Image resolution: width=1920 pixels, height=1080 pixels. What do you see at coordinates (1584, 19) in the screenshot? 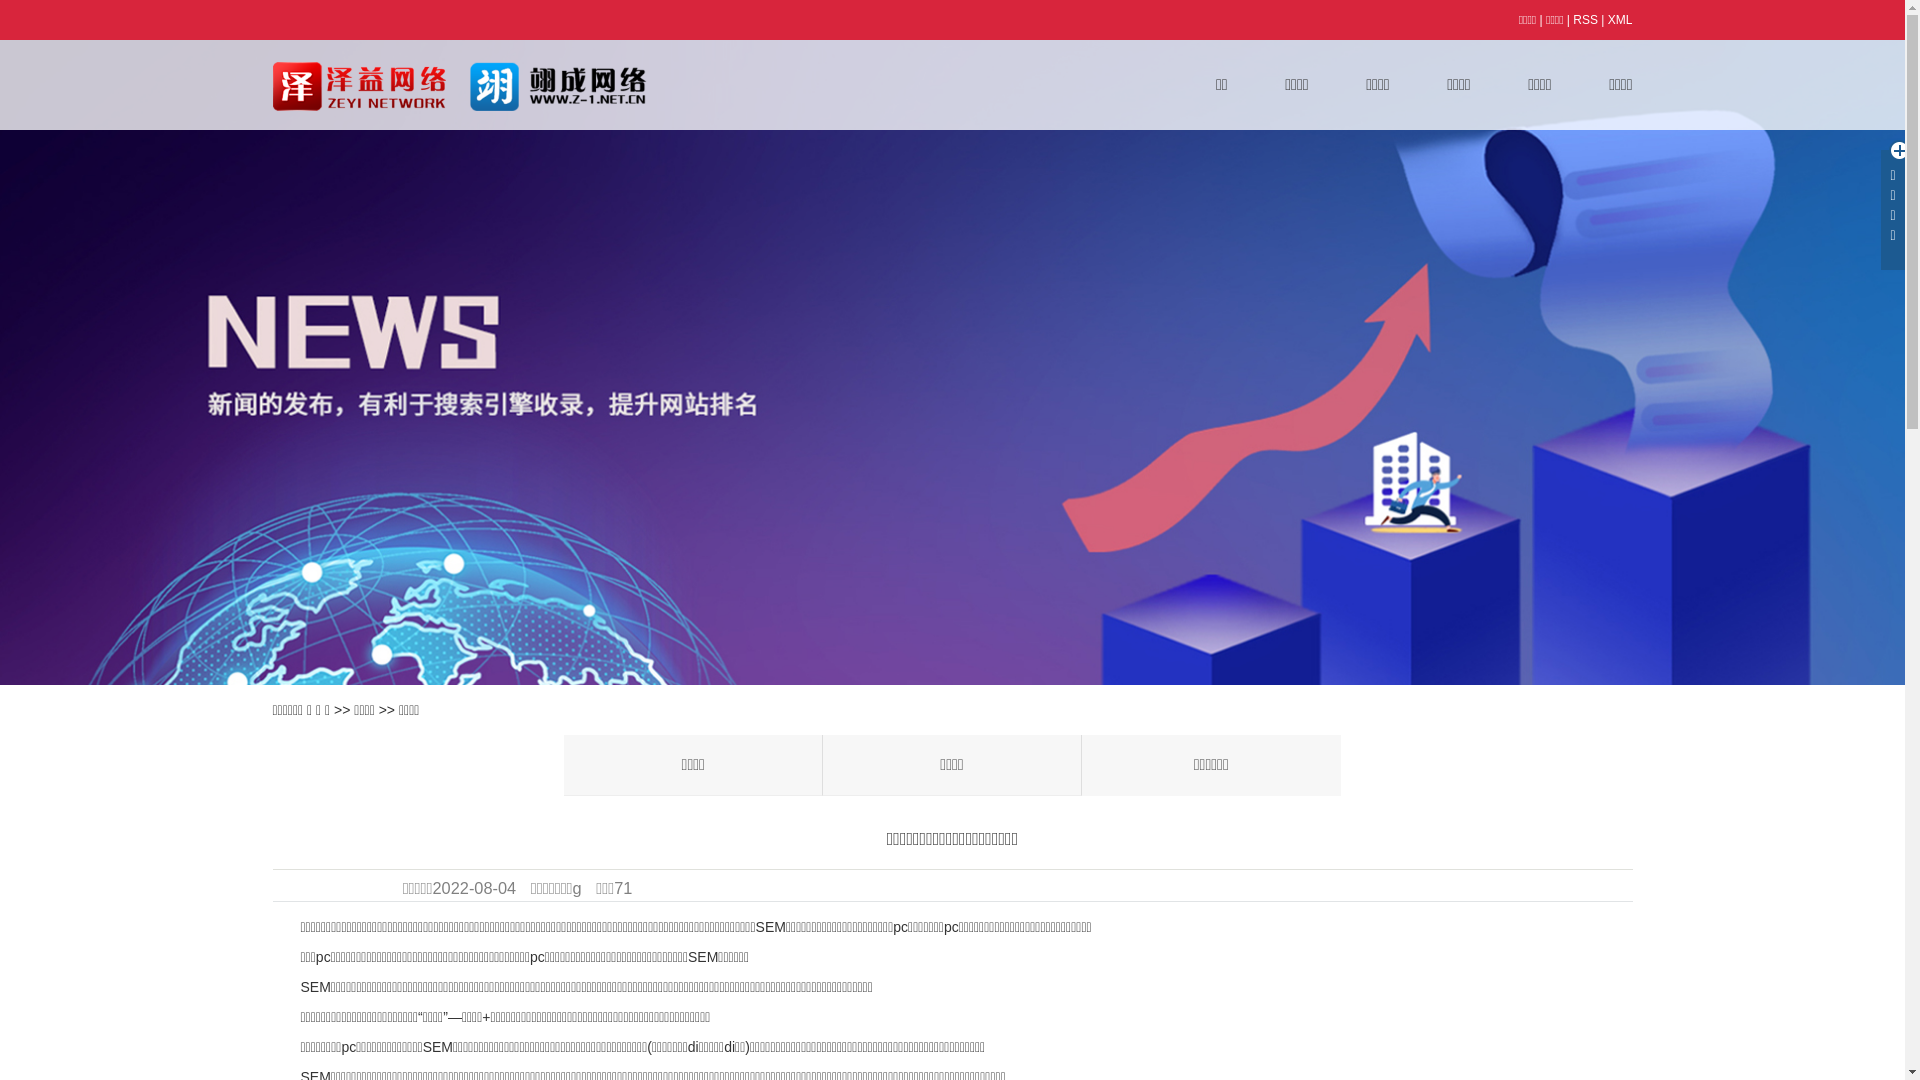
I see `'RSS'` at bounding box center [1584, 19].